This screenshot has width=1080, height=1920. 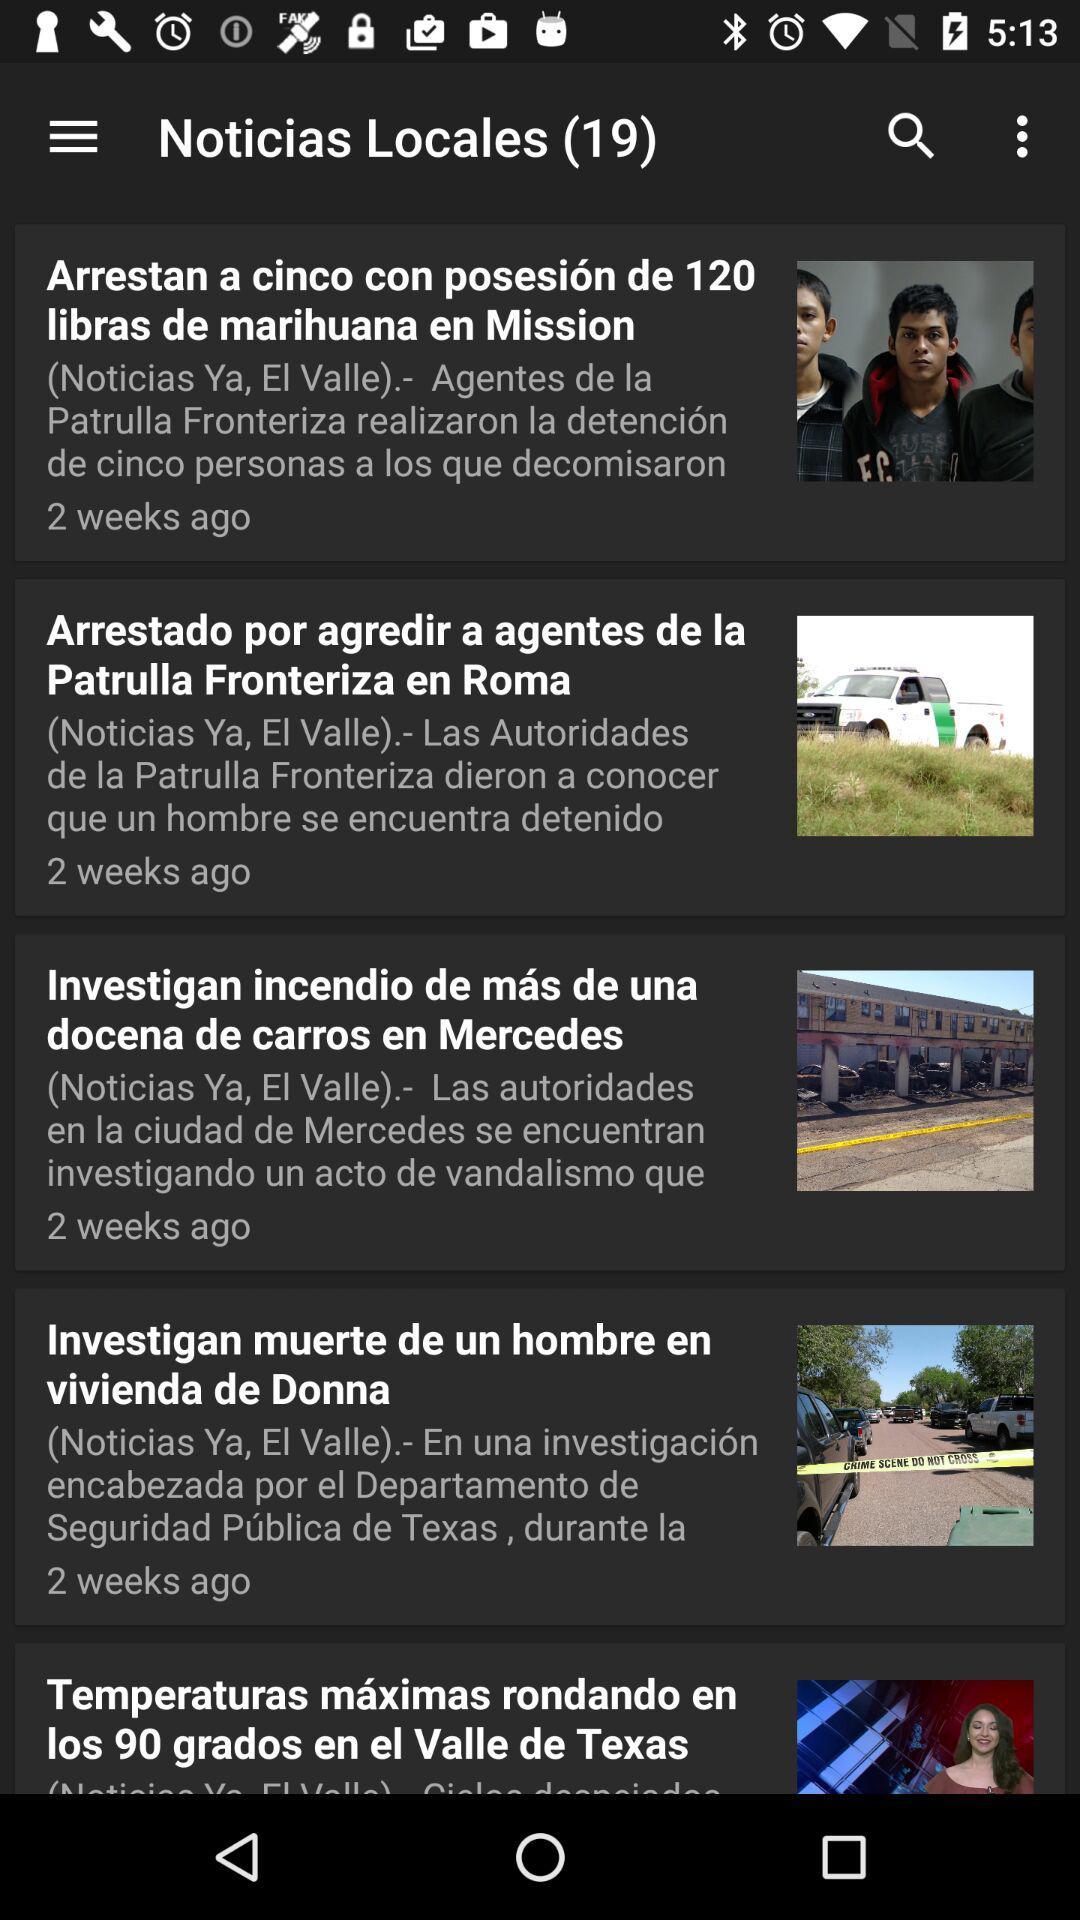 I want to click on the icon next to noticias locales (19) item, so click(x=911, y=135).